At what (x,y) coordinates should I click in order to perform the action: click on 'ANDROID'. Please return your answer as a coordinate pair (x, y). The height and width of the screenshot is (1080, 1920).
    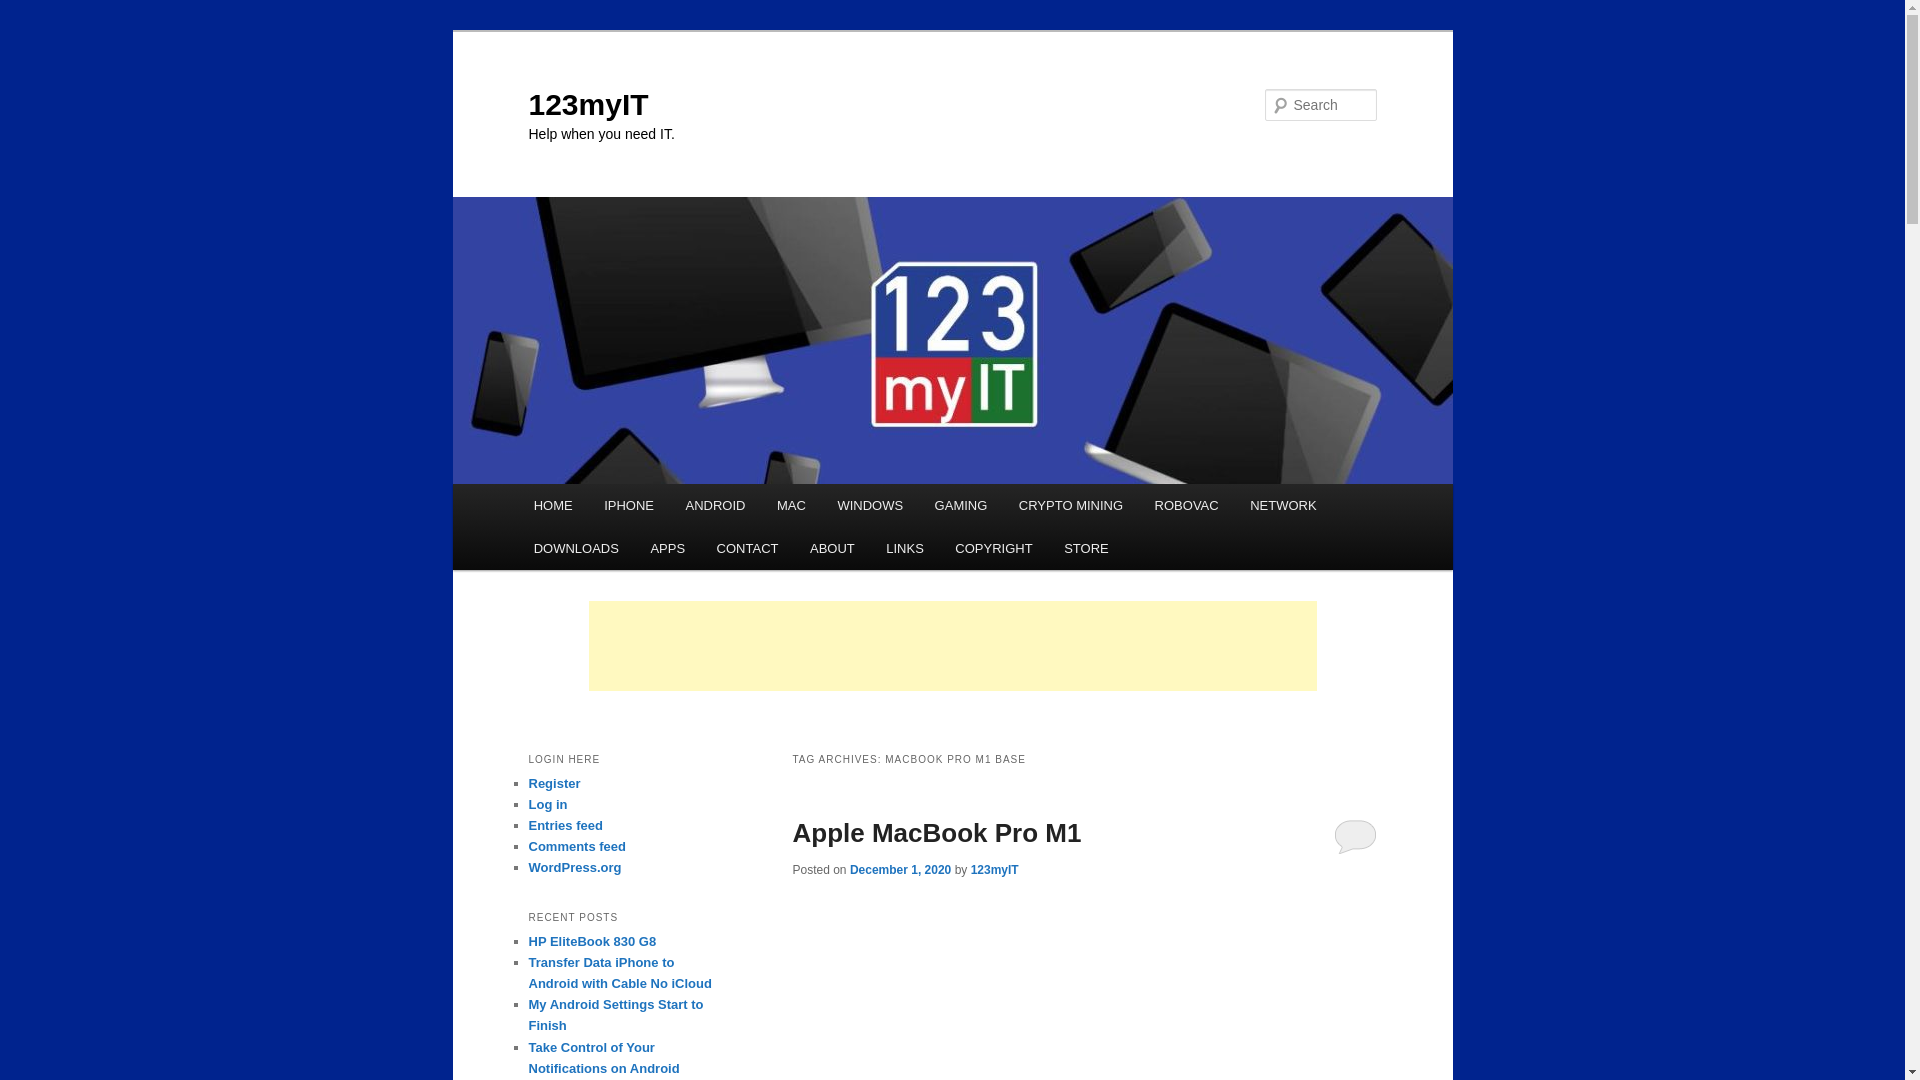
    Looking at the image, I should click on (715, 504).